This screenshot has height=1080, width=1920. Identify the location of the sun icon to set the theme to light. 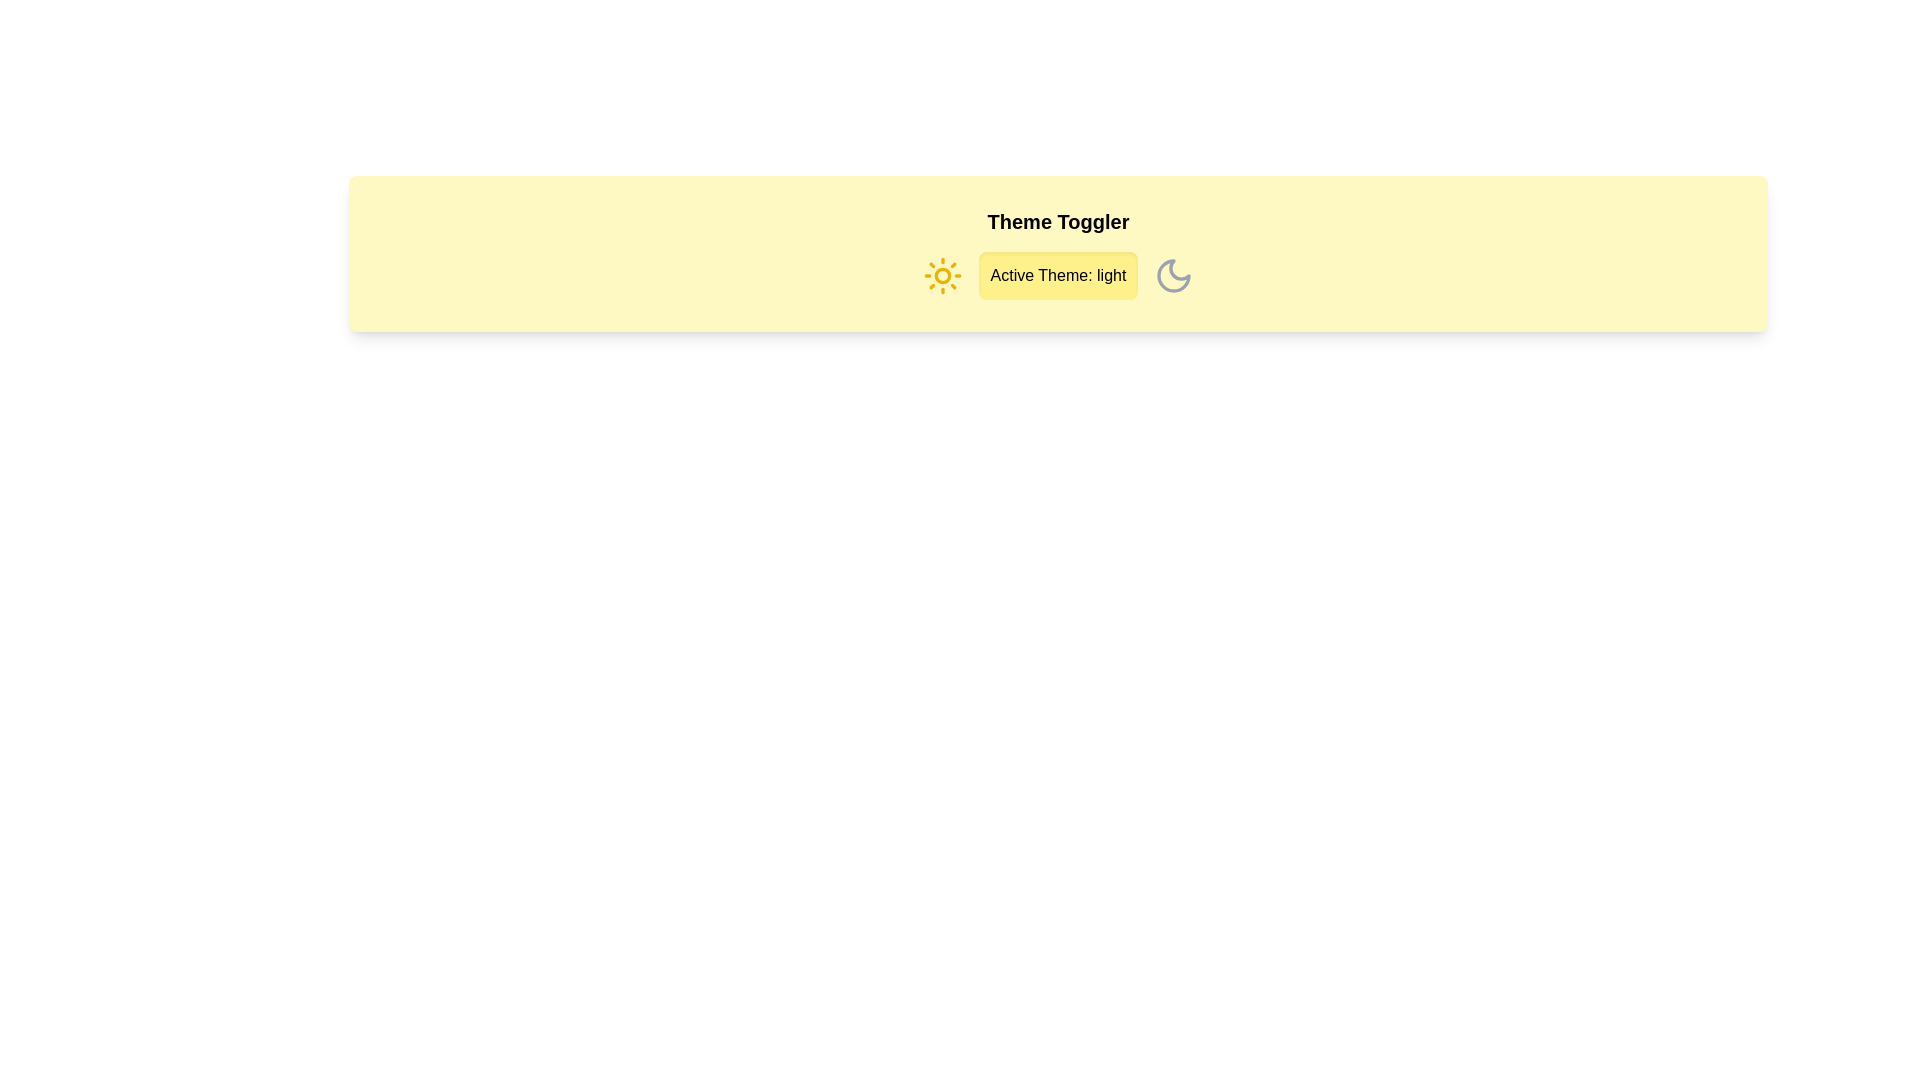
(941, 276).